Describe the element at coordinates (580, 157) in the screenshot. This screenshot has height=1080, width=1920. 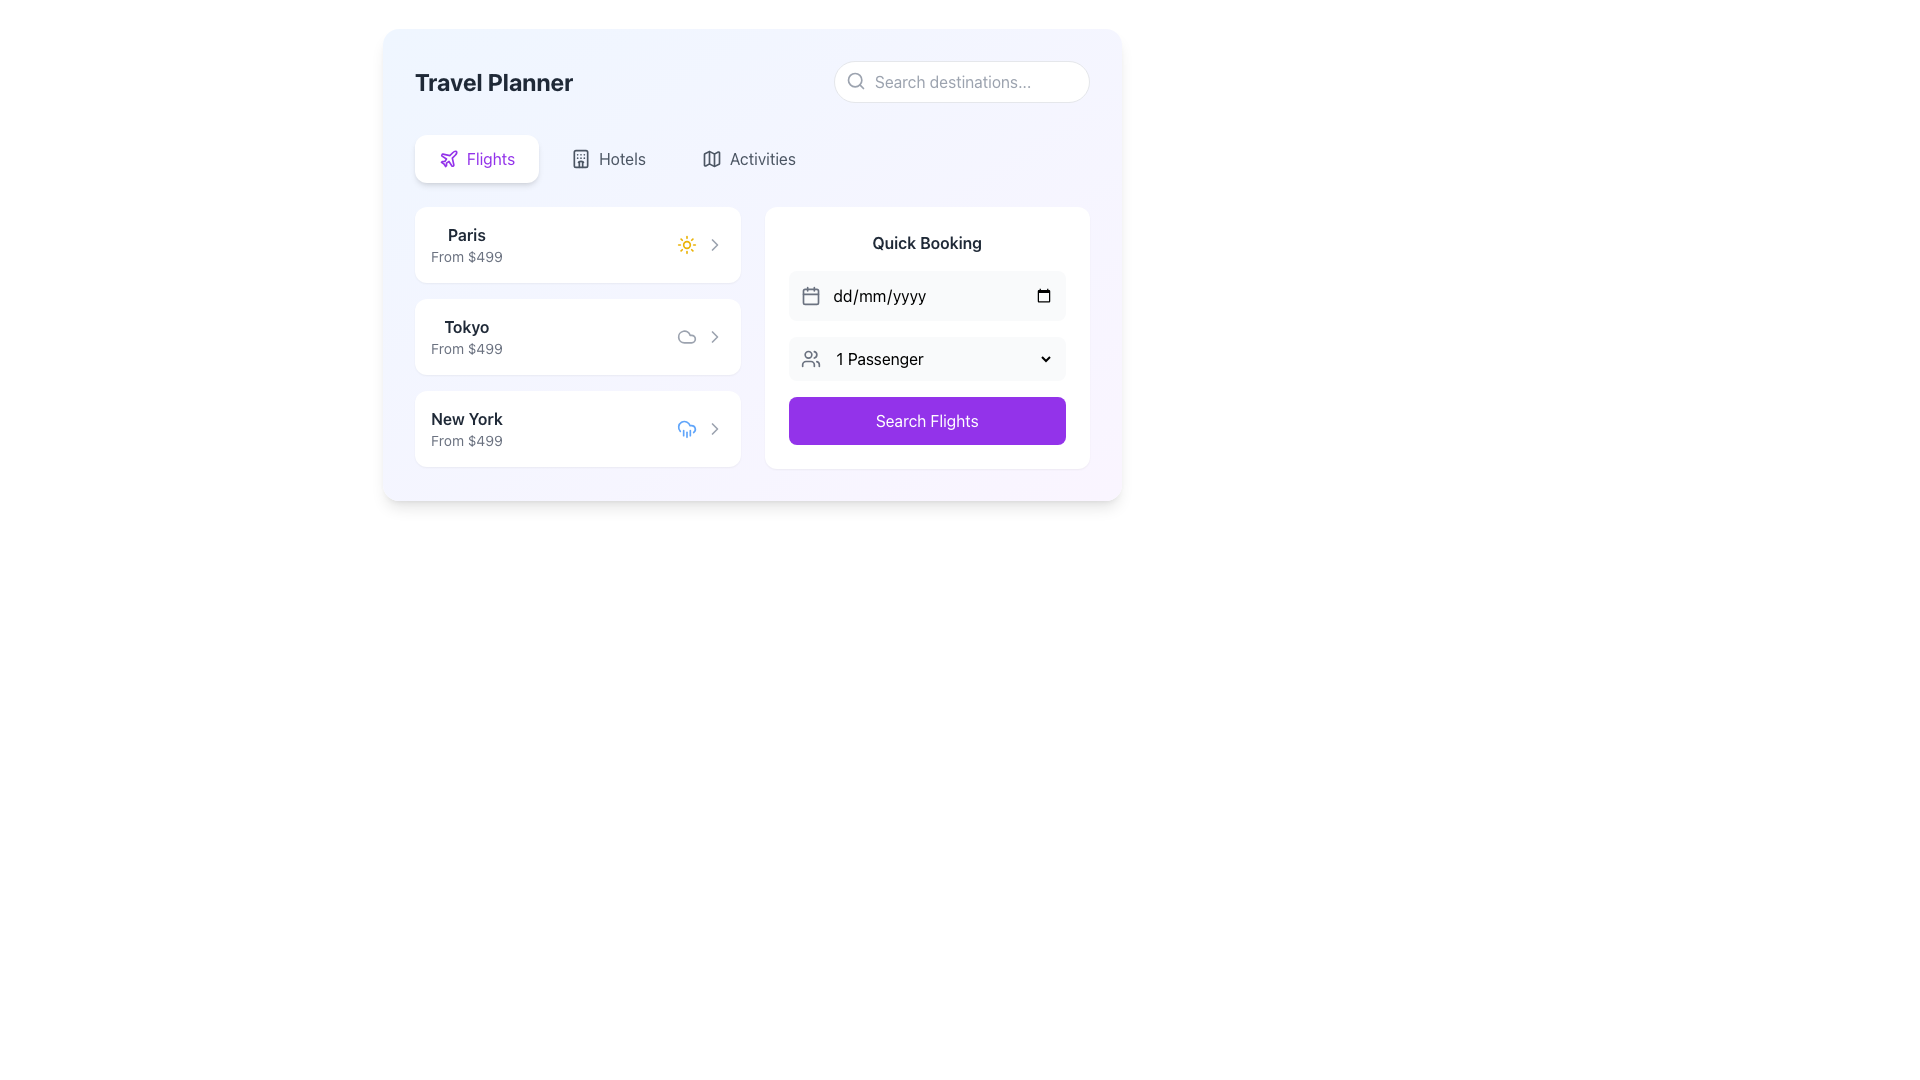
I see `the SVG element representing a hotel icon located in the navigation bar under the 'Hotels' tab option` at that location.